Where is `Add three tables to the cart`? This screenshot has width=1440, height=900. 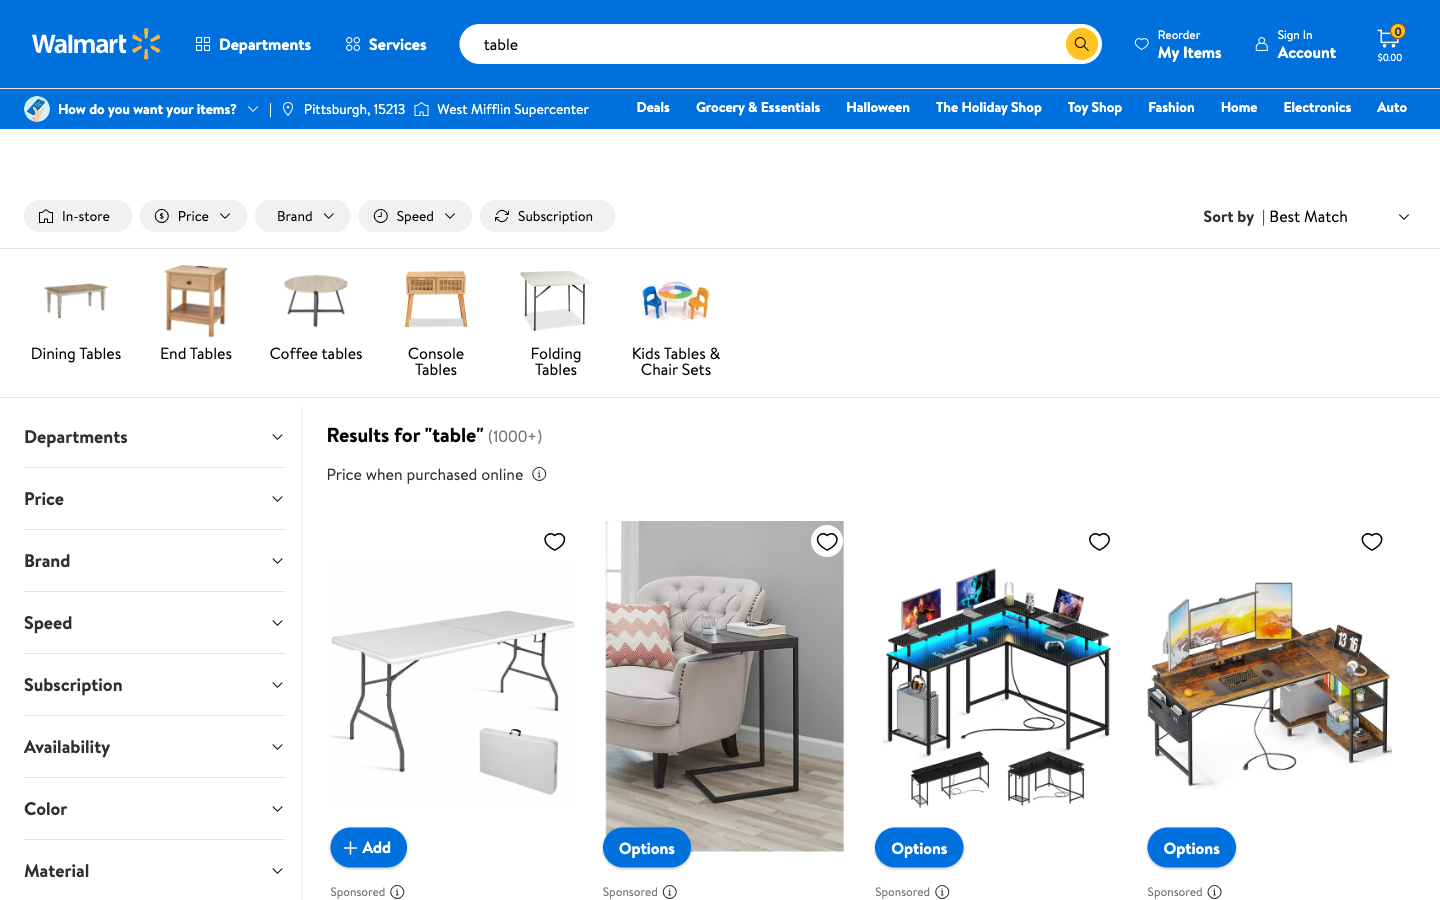 Add three tables to the cart is located at coordinates (367, 846).